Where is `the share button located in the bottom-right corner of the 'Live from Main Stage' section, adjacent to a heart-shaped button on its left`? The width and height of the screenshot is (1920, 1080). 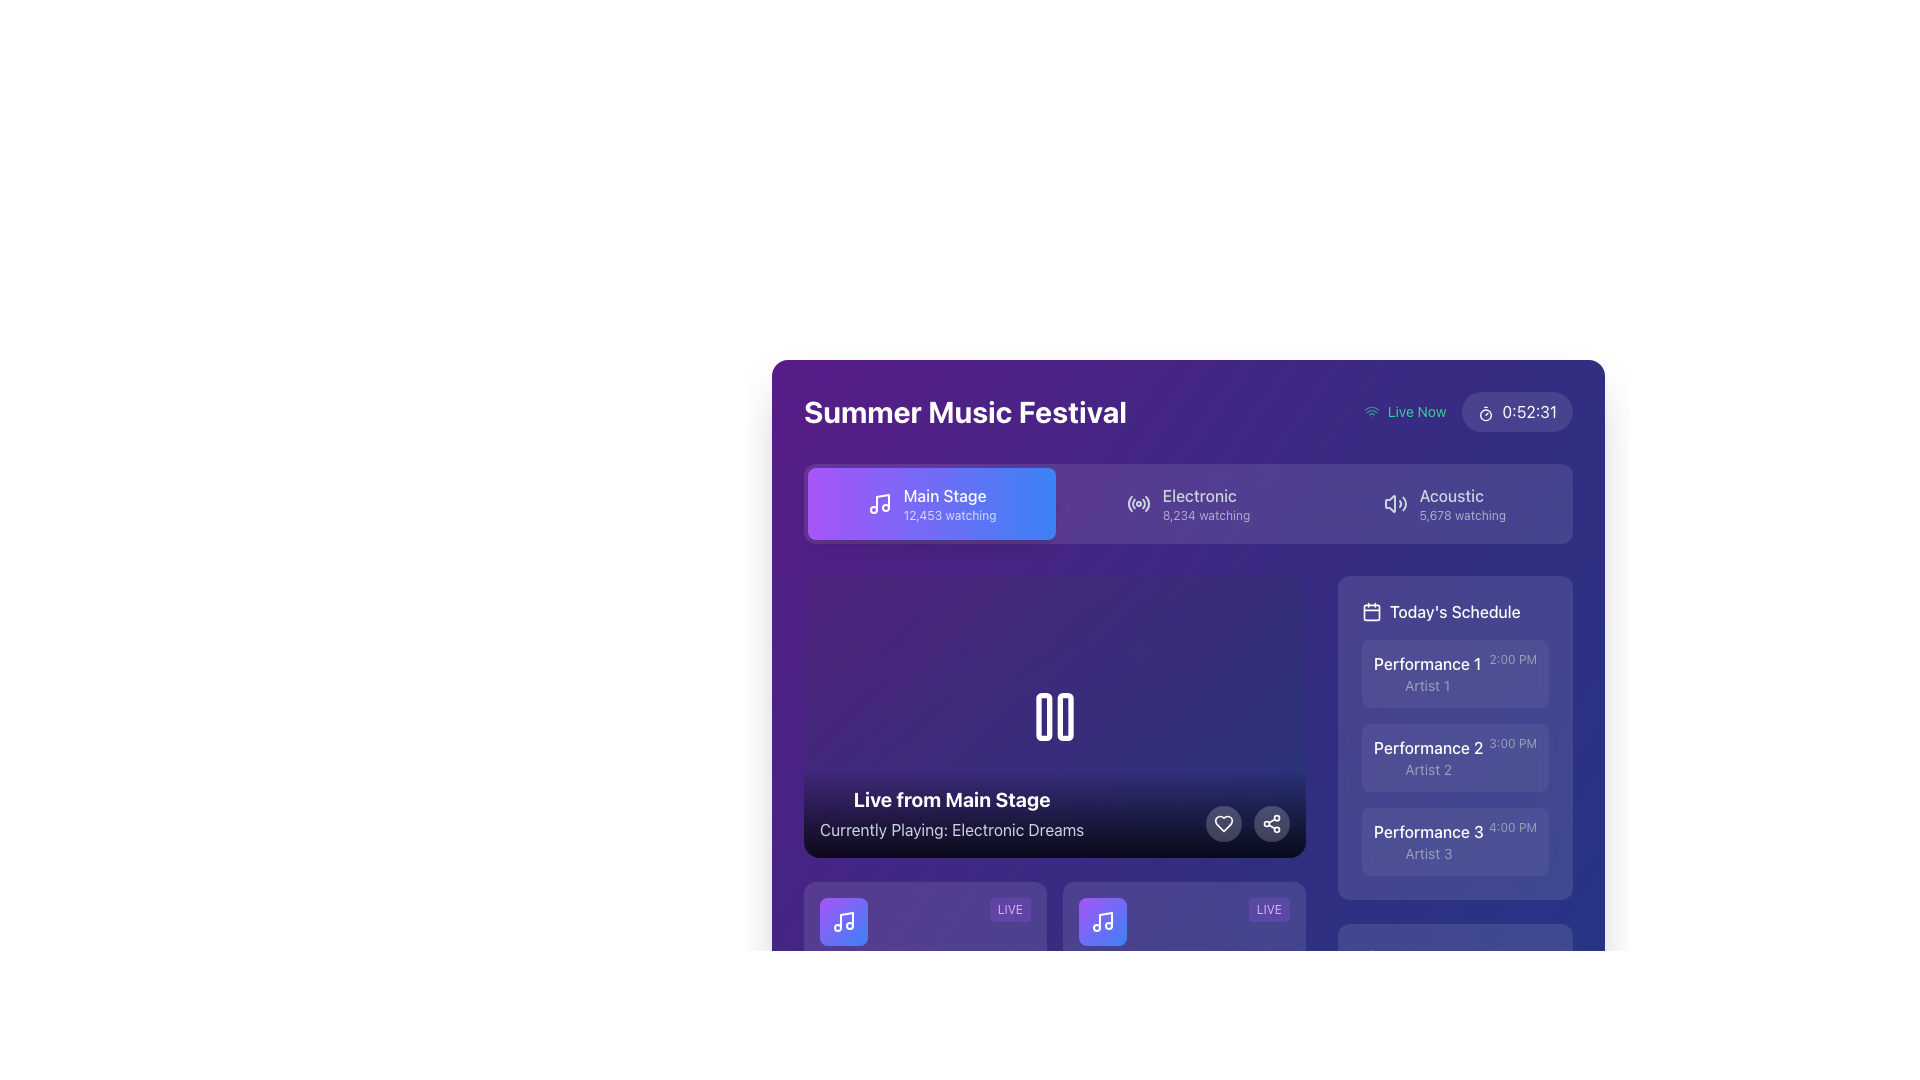 the share button located in the bottom-right corner of the 'Live from Main Stage' section, adjacent to a heart-shaped button on its left is located at coordinates (1271, 824).